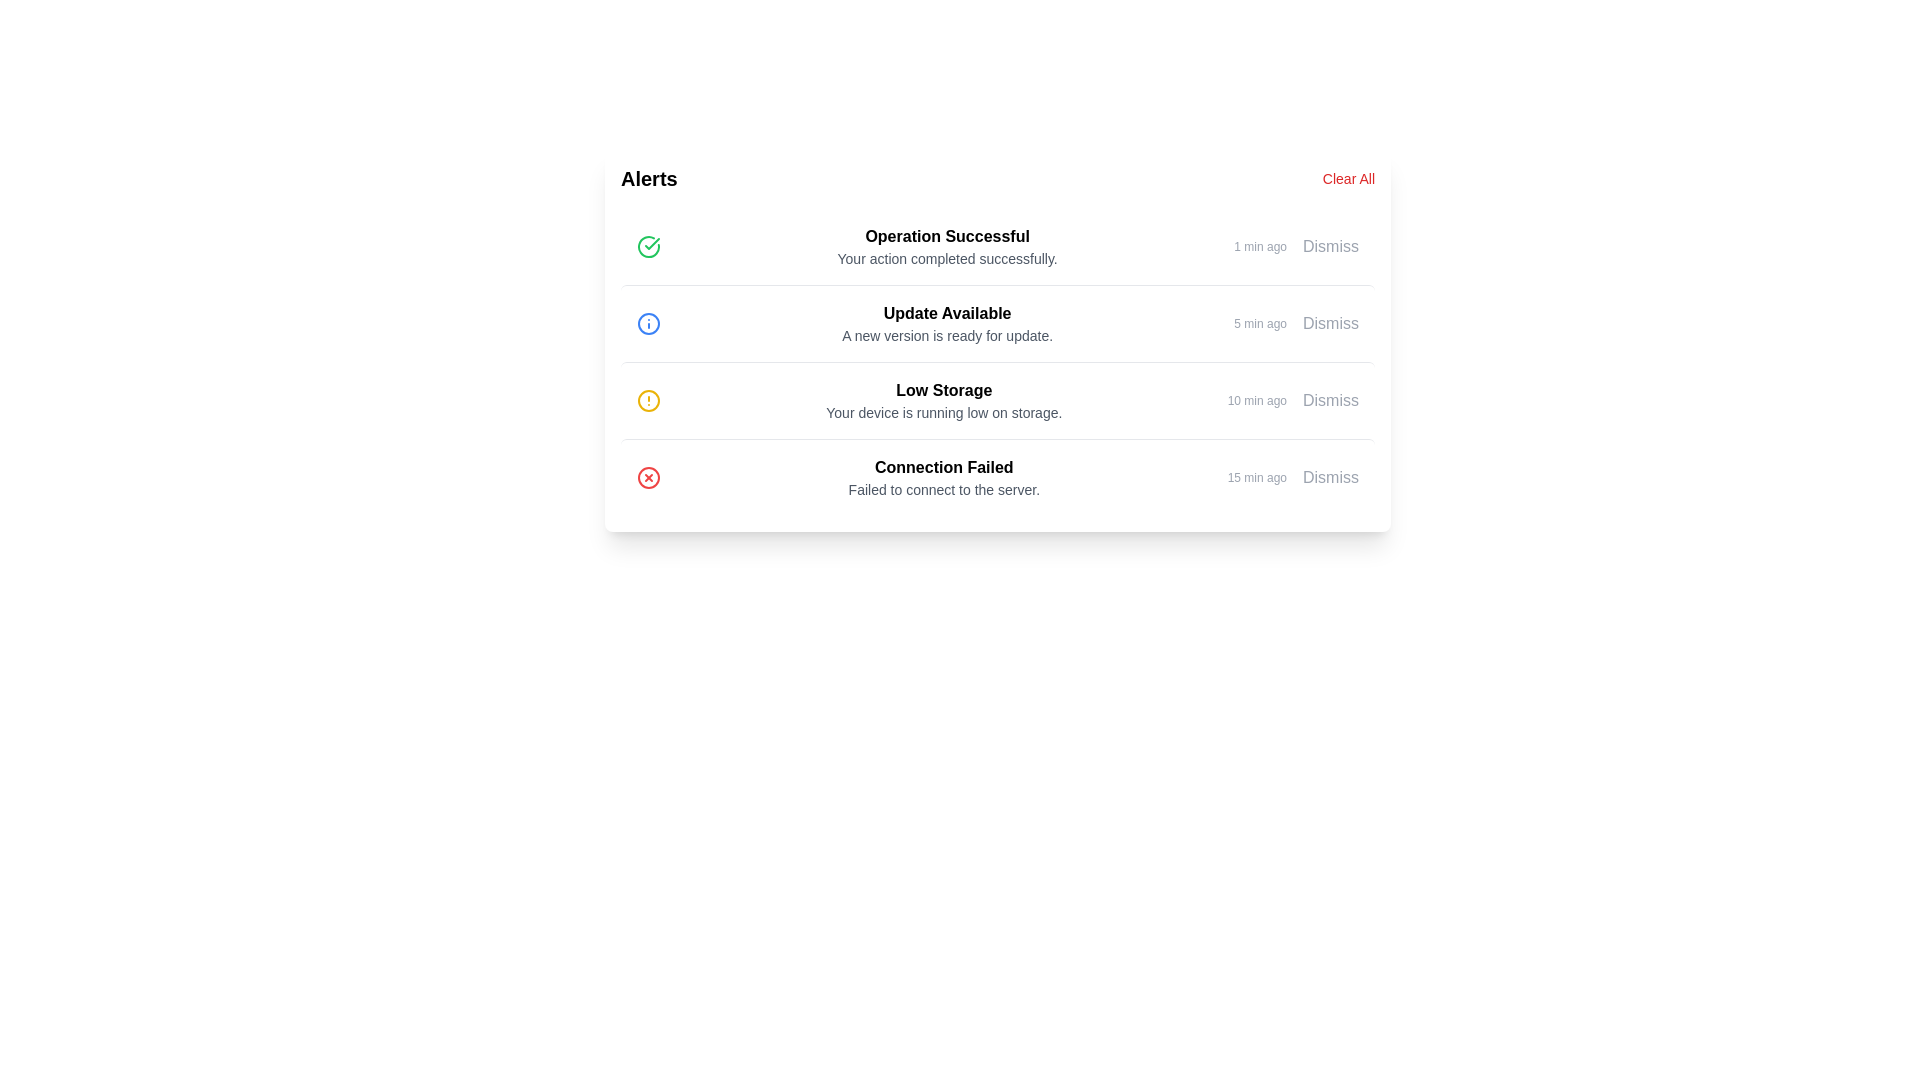  What do you see at coordinates (1348, 177) in the screenshot?
I see `the text-based button in the top-right corner of the 'Alerts' component` at bounding box center [1348, 177].